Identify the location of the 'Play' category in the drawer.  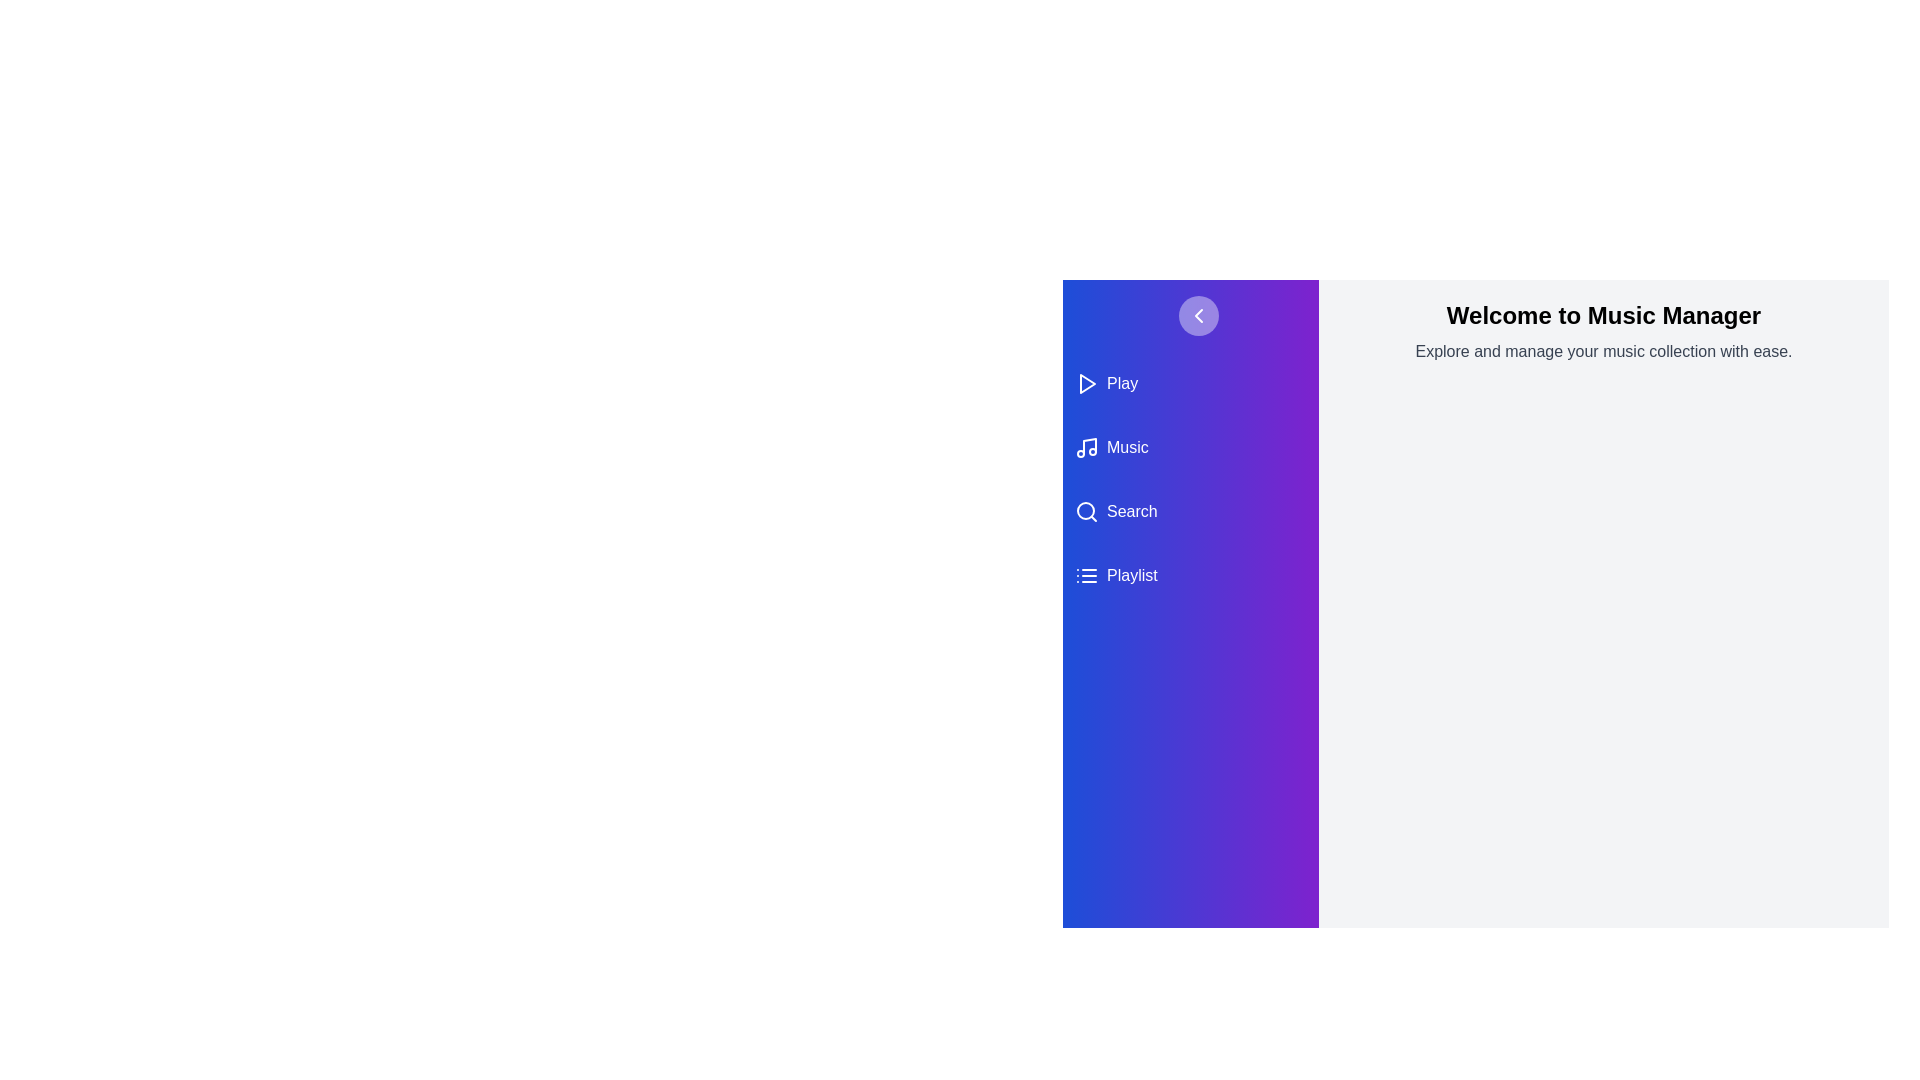
(1190, 384).